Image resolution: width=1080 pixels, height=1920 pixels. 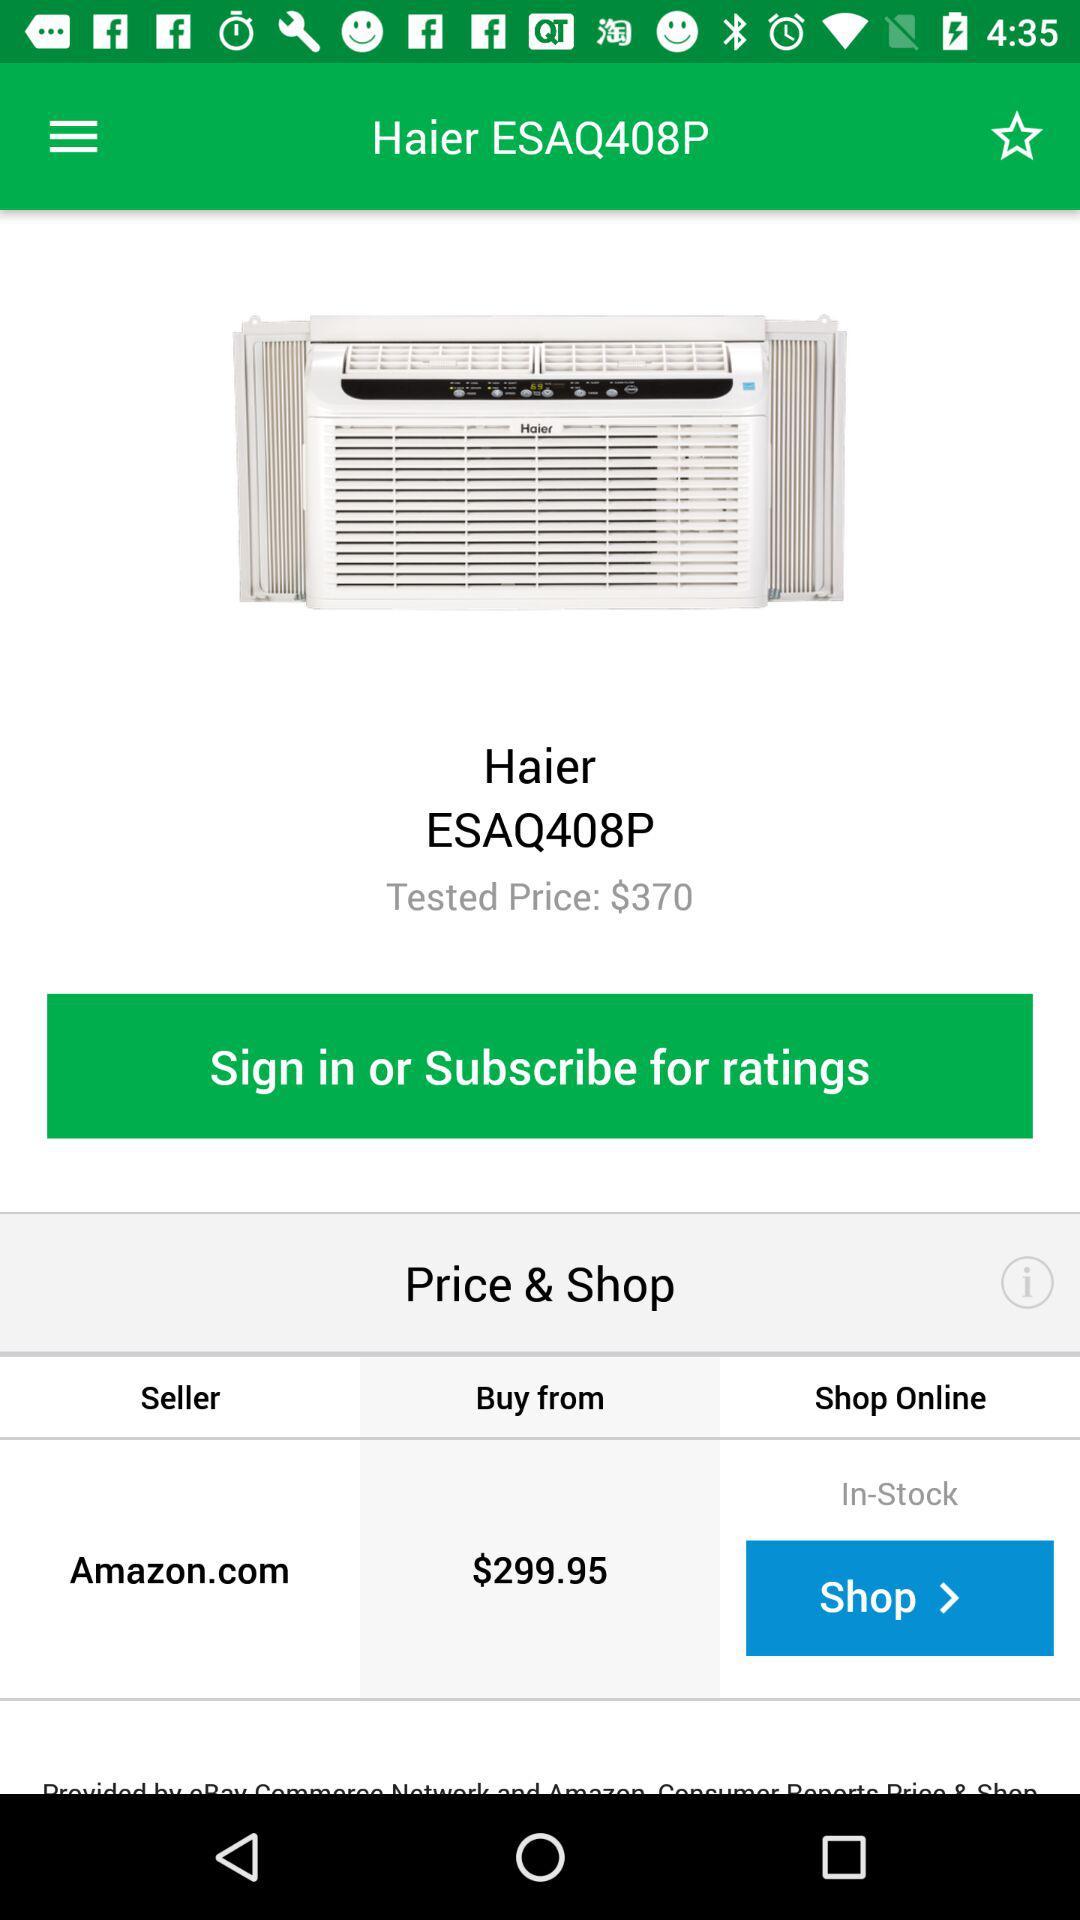 I want to click on icon above tested price: $370, so click(x=1017, y=135).